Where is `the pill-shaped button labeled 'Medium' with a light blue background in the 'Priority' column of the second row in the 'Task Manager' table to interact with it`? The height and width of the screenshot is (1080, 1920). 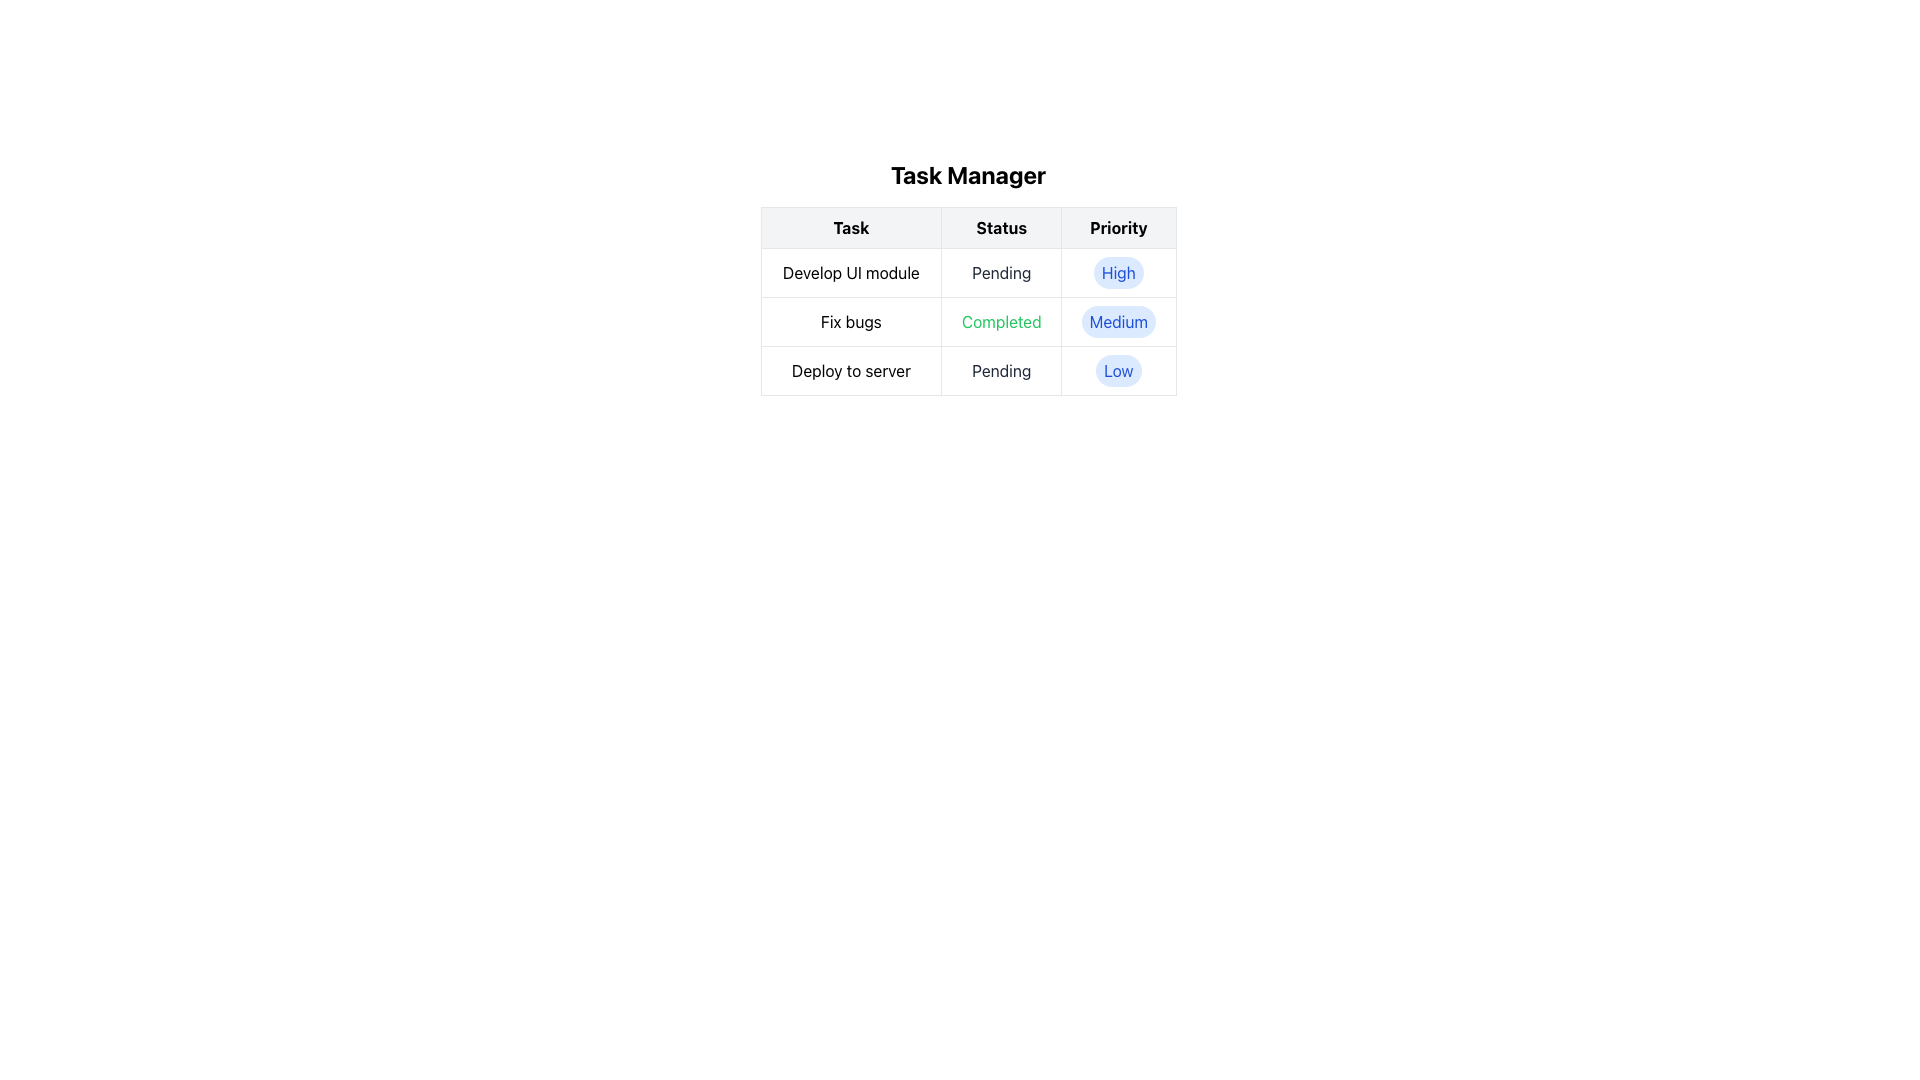 the pill-shaped button labeled 'Medium' with a light blue background in the 'Priority' column of the second row in the 'Task Manager' table to interact with it is located at coordinates (1117, 320).